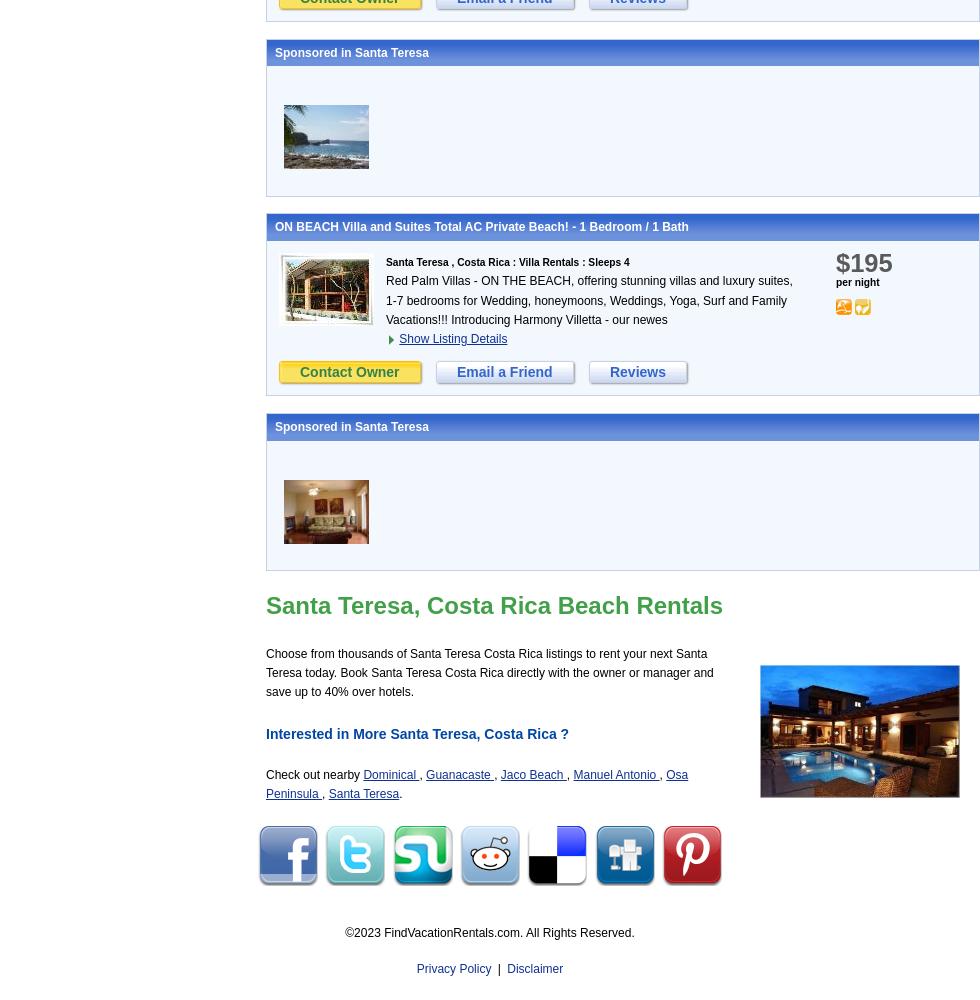  Describe the element at coordinates (603, 262) in the screenshot. I see `': Sleeps 4'` at that location.